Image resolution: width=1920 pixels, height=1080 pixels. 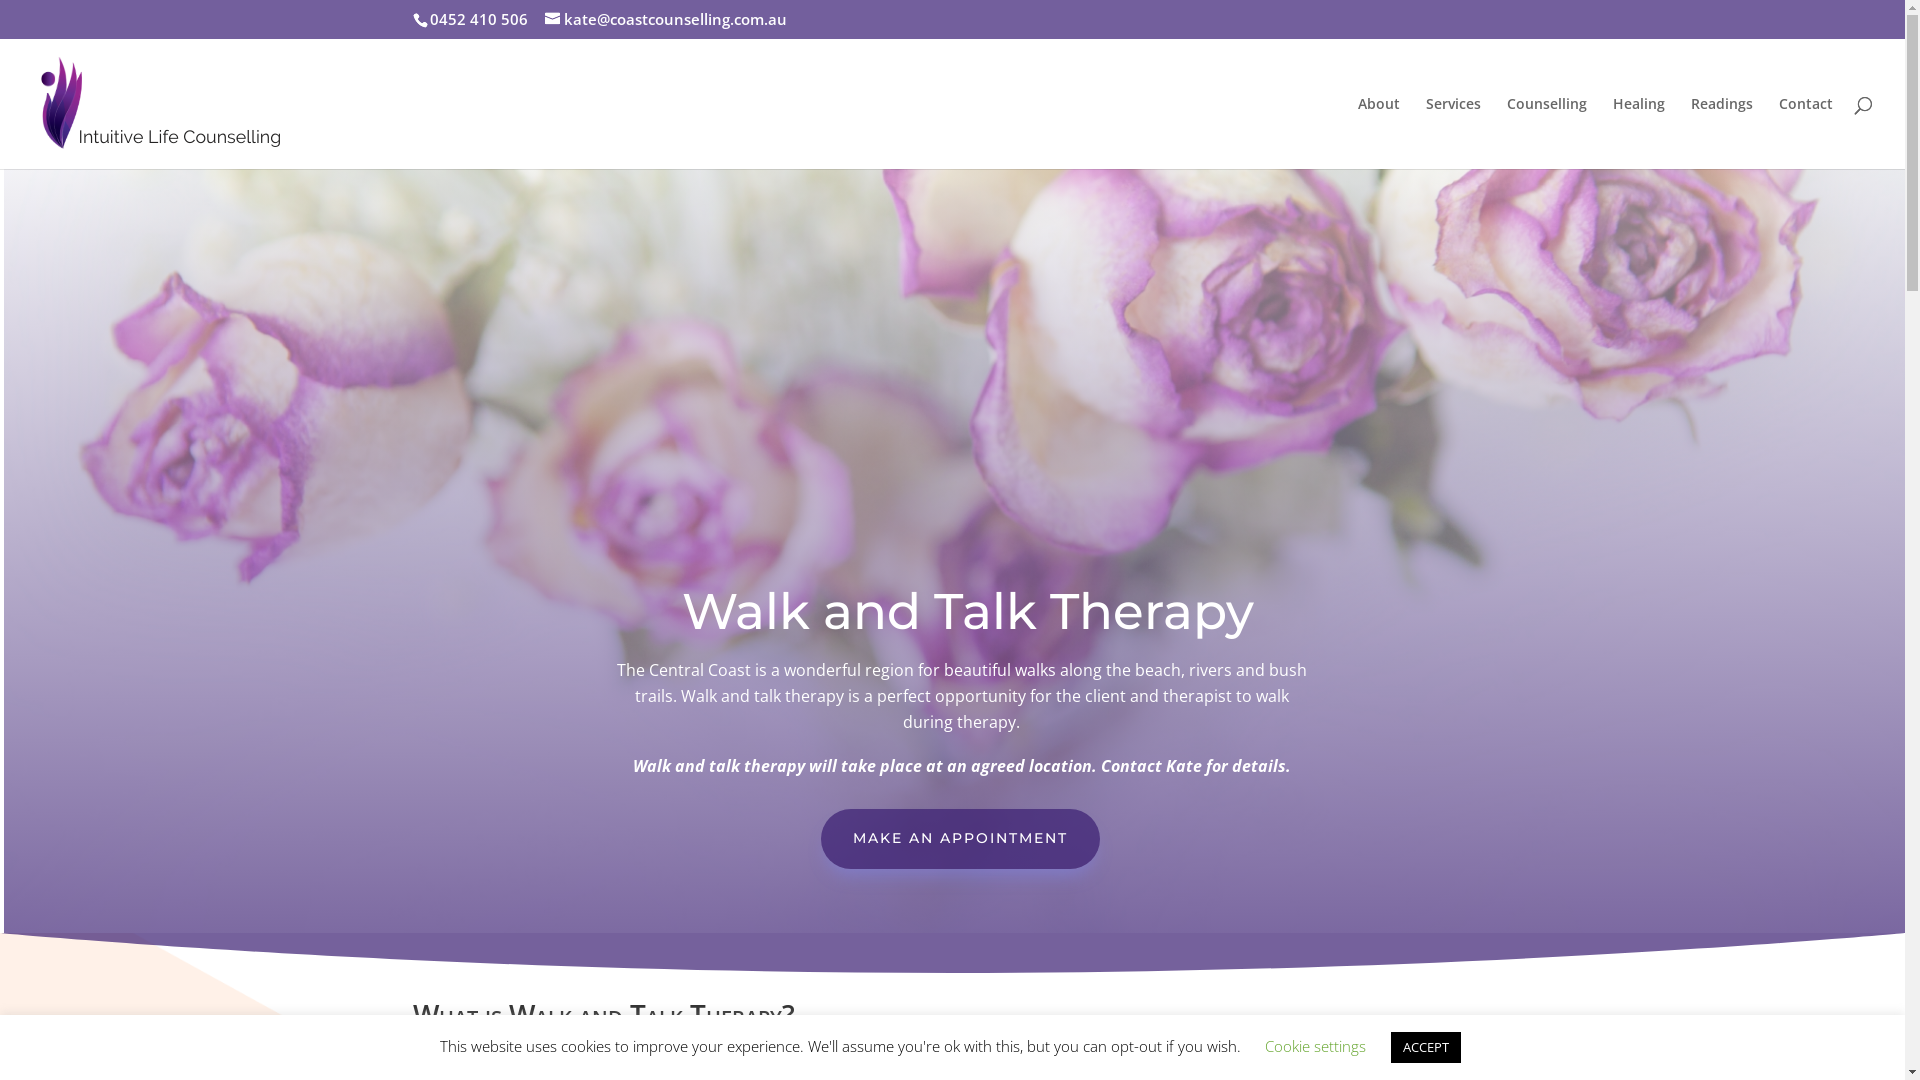 What do you see at coordinates (1545, 131) in the screenshot?
I see `'Counselling'` at bounding box center [1545, 131].